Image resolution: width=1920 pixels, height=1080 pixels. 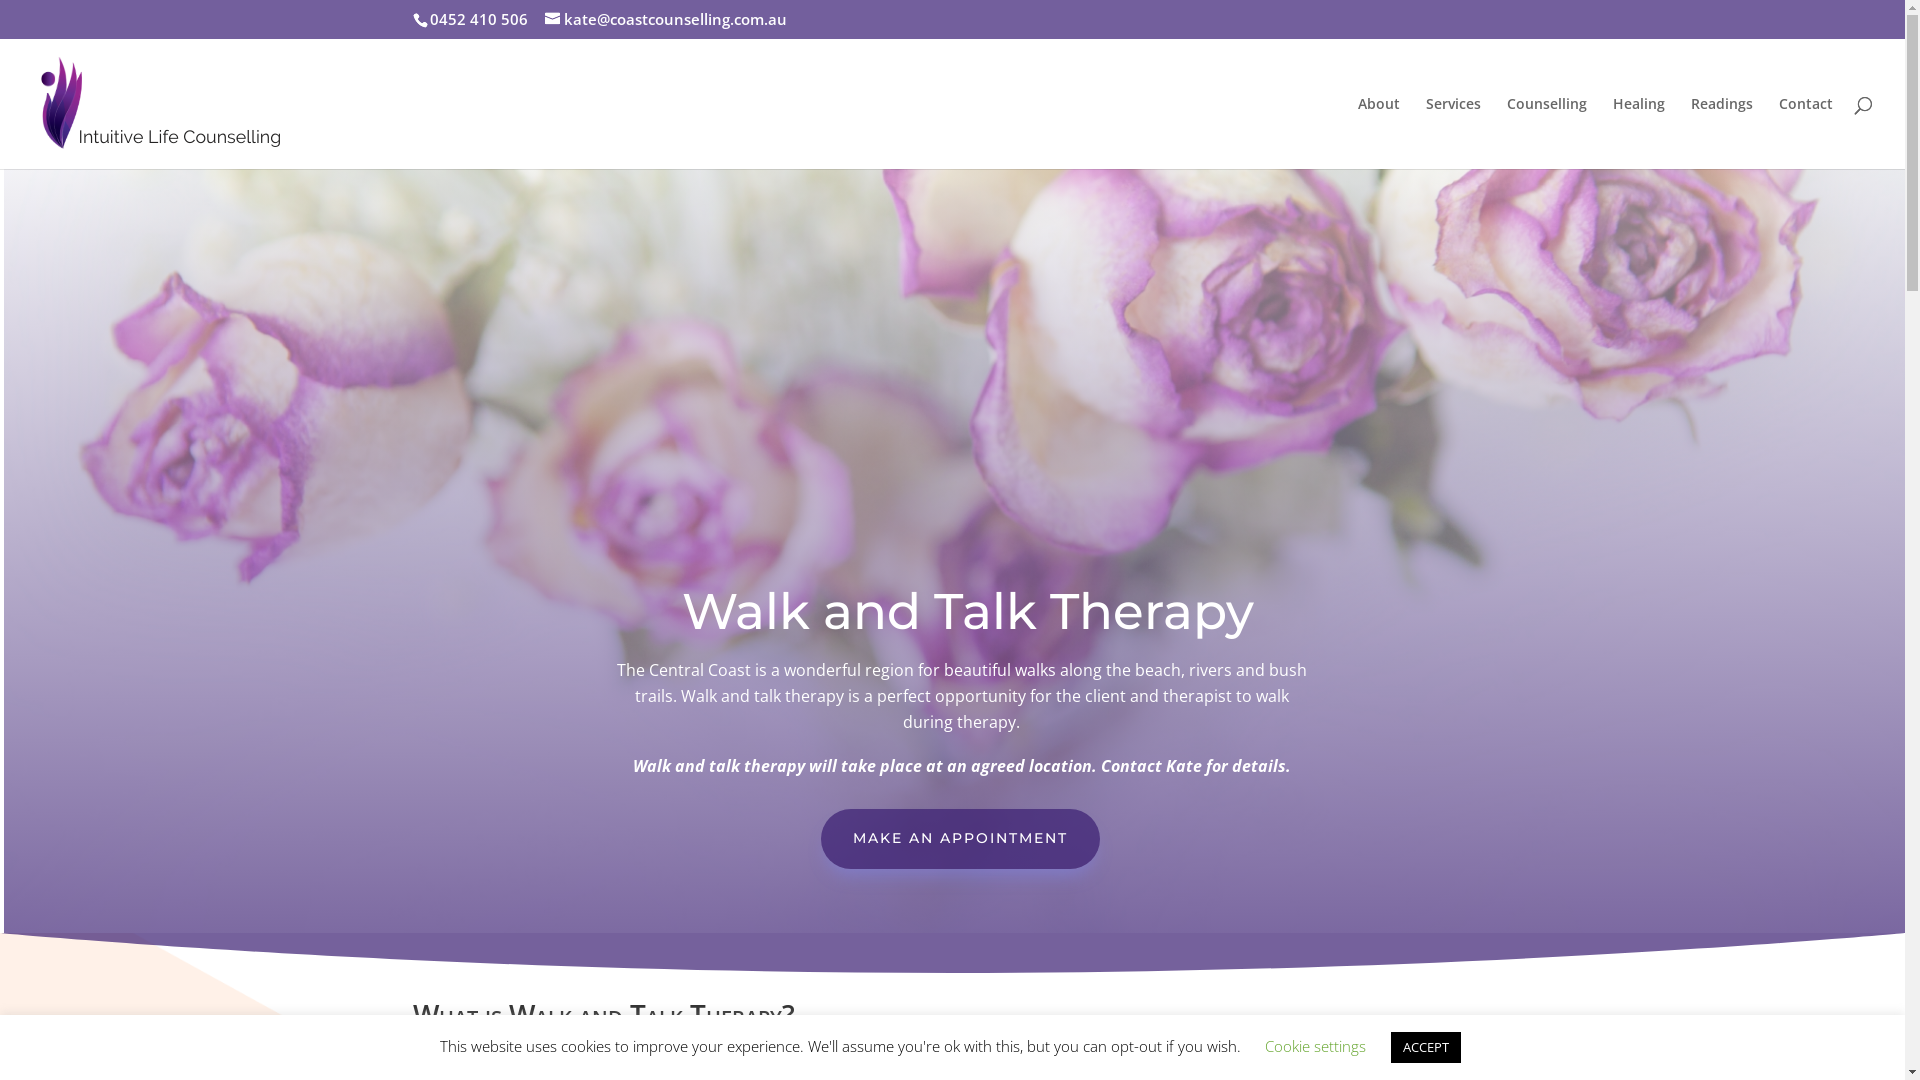 What do you see at coordinates (1545, 131) in the screenshot?
I see `'Counselling'` at bounding box center [1545, 131].